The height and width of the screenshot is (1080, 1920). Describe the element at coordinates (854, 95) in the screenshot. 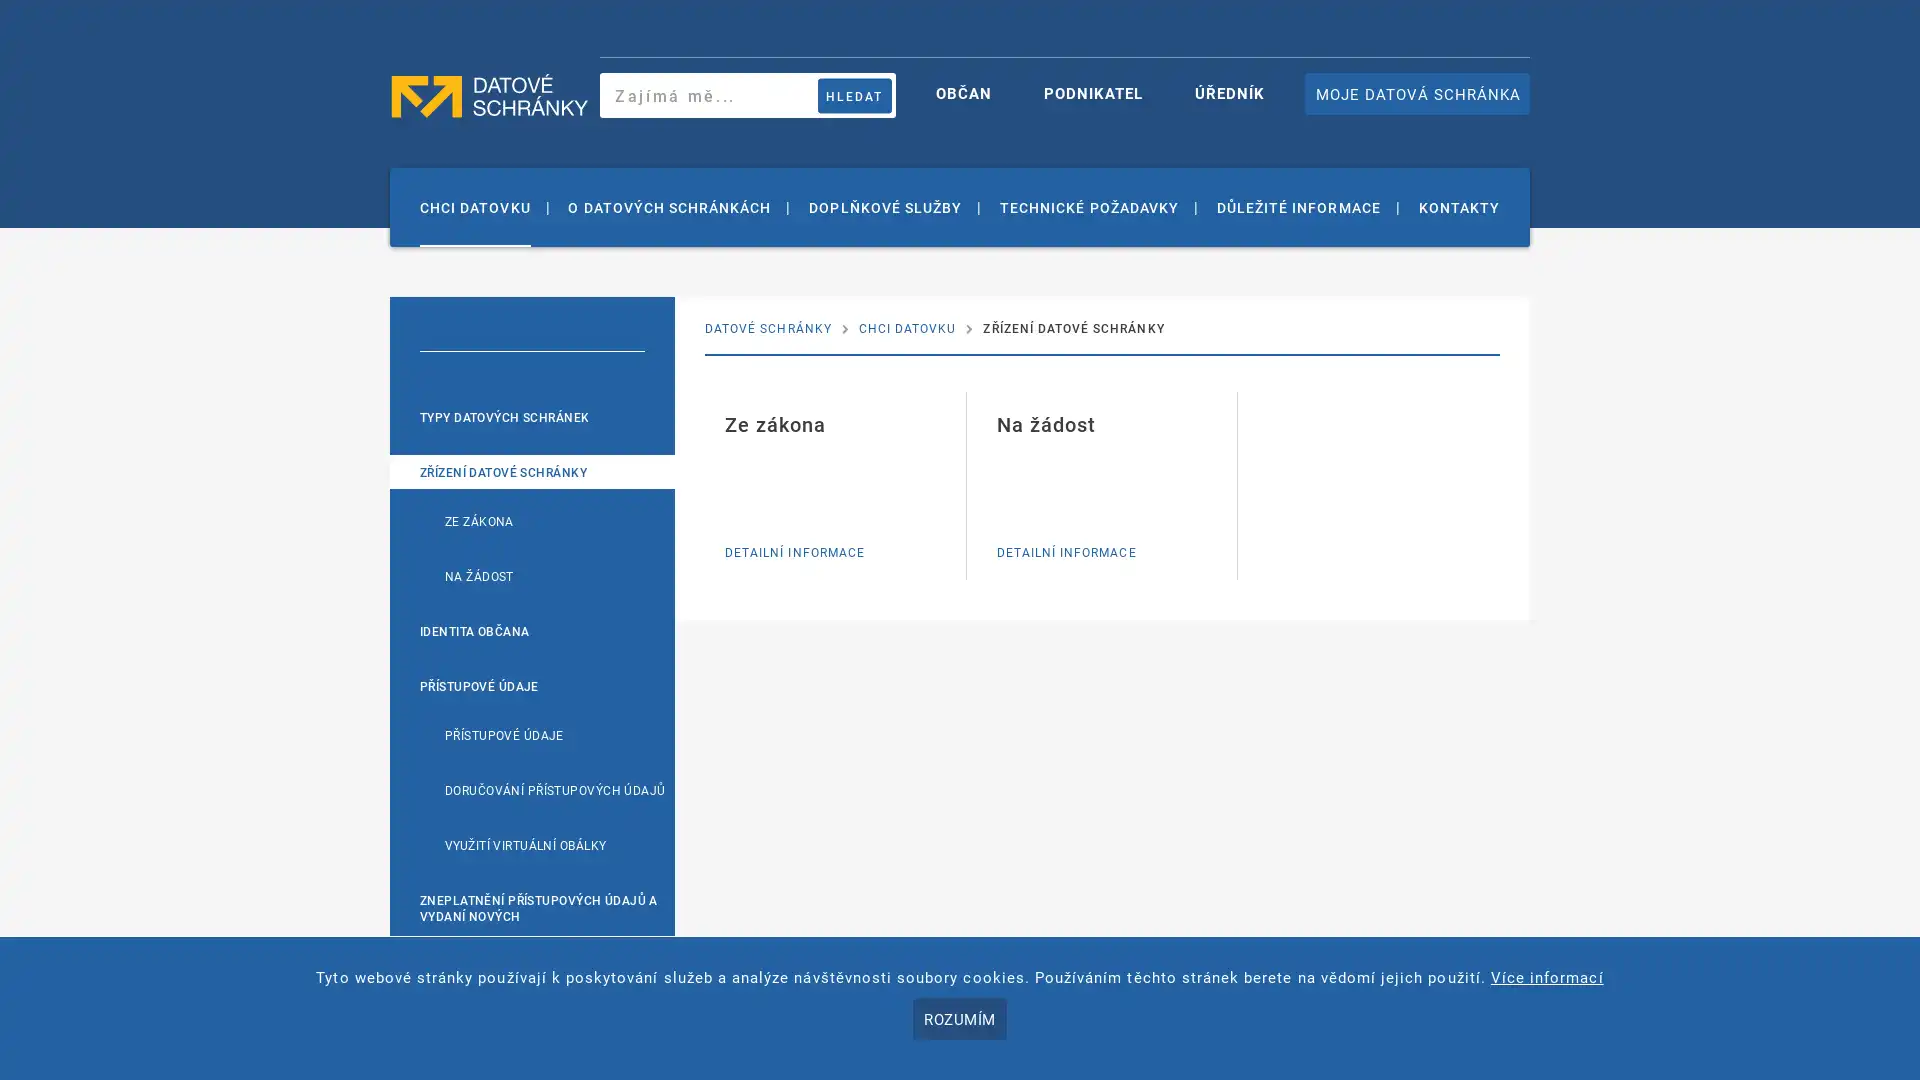

I see `Hledat` at that location.